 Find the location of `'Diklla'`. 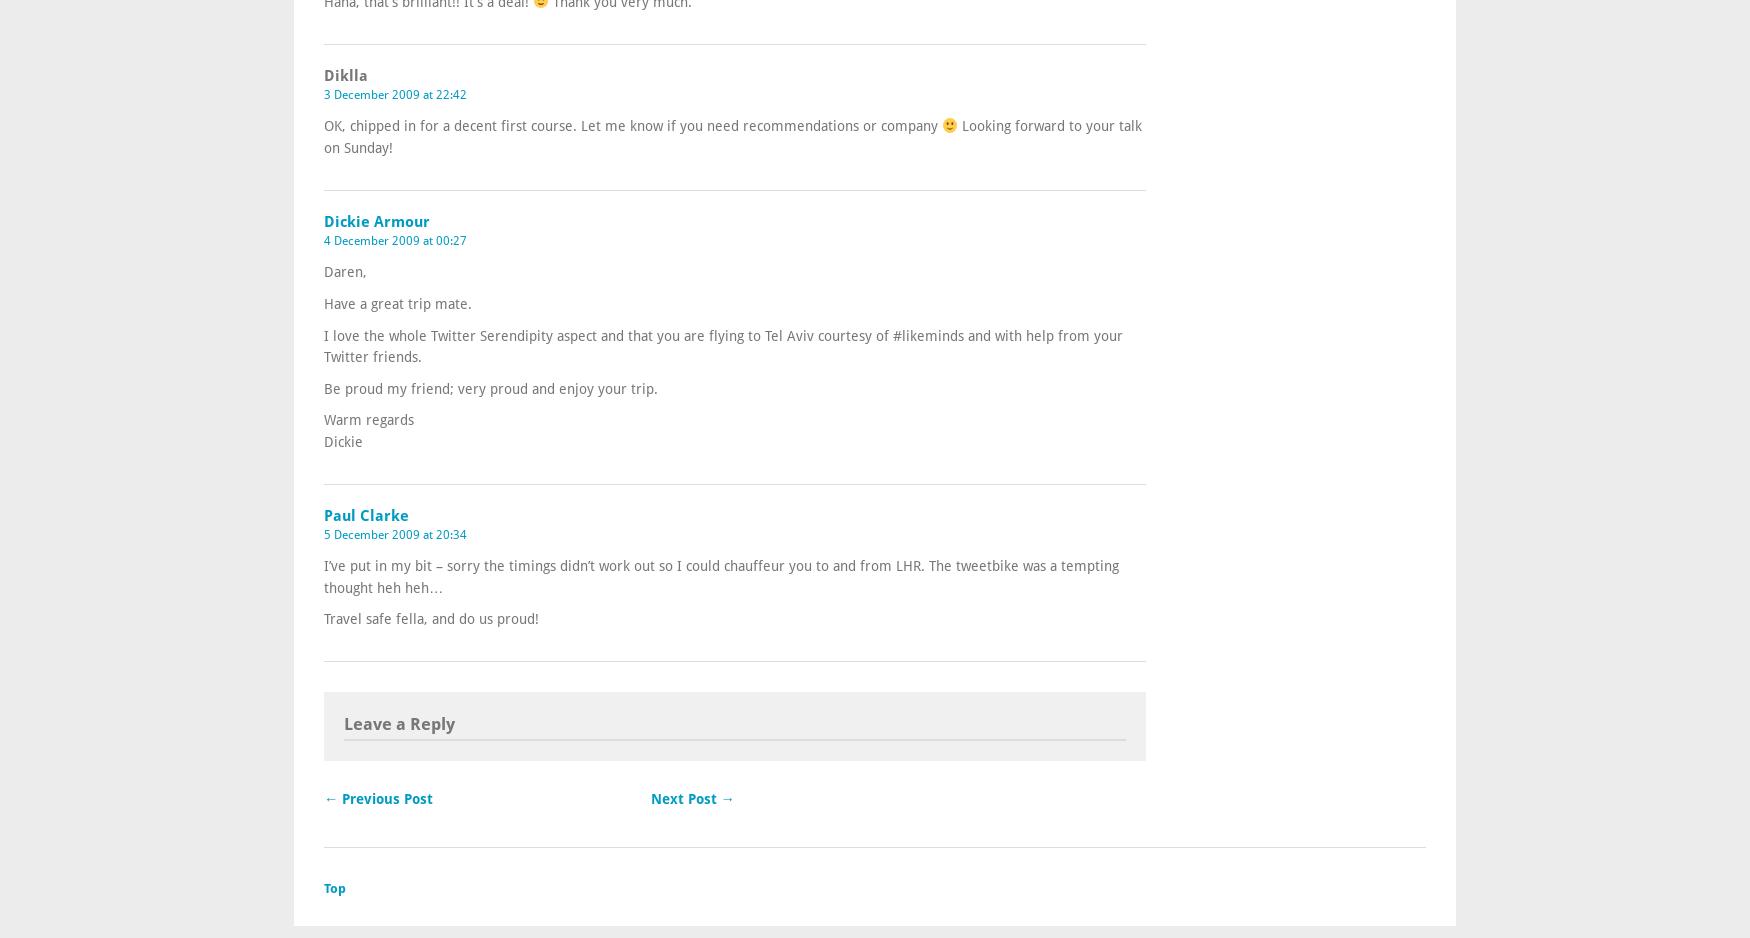

'Diklla' is located at coordinates (323, 75).